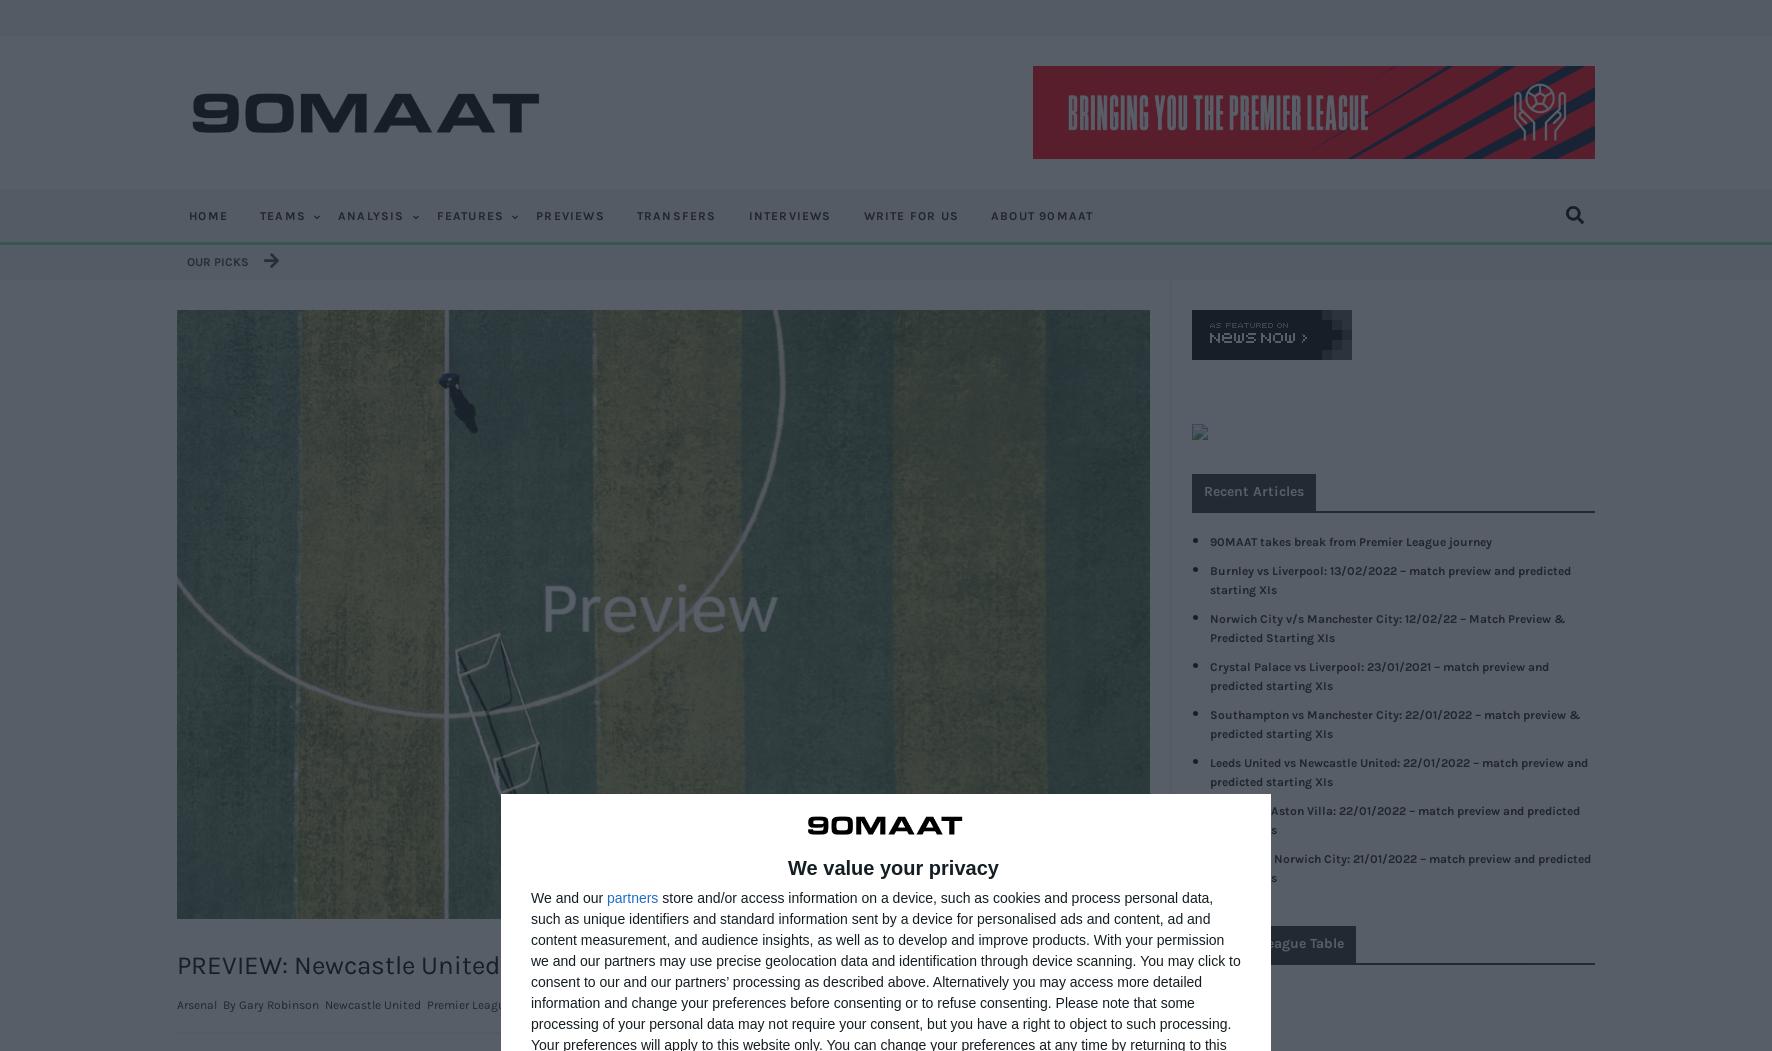 This screenshot has width=1772, height=1051. I want to click on 'Premier League Table', so click(1273, 941).